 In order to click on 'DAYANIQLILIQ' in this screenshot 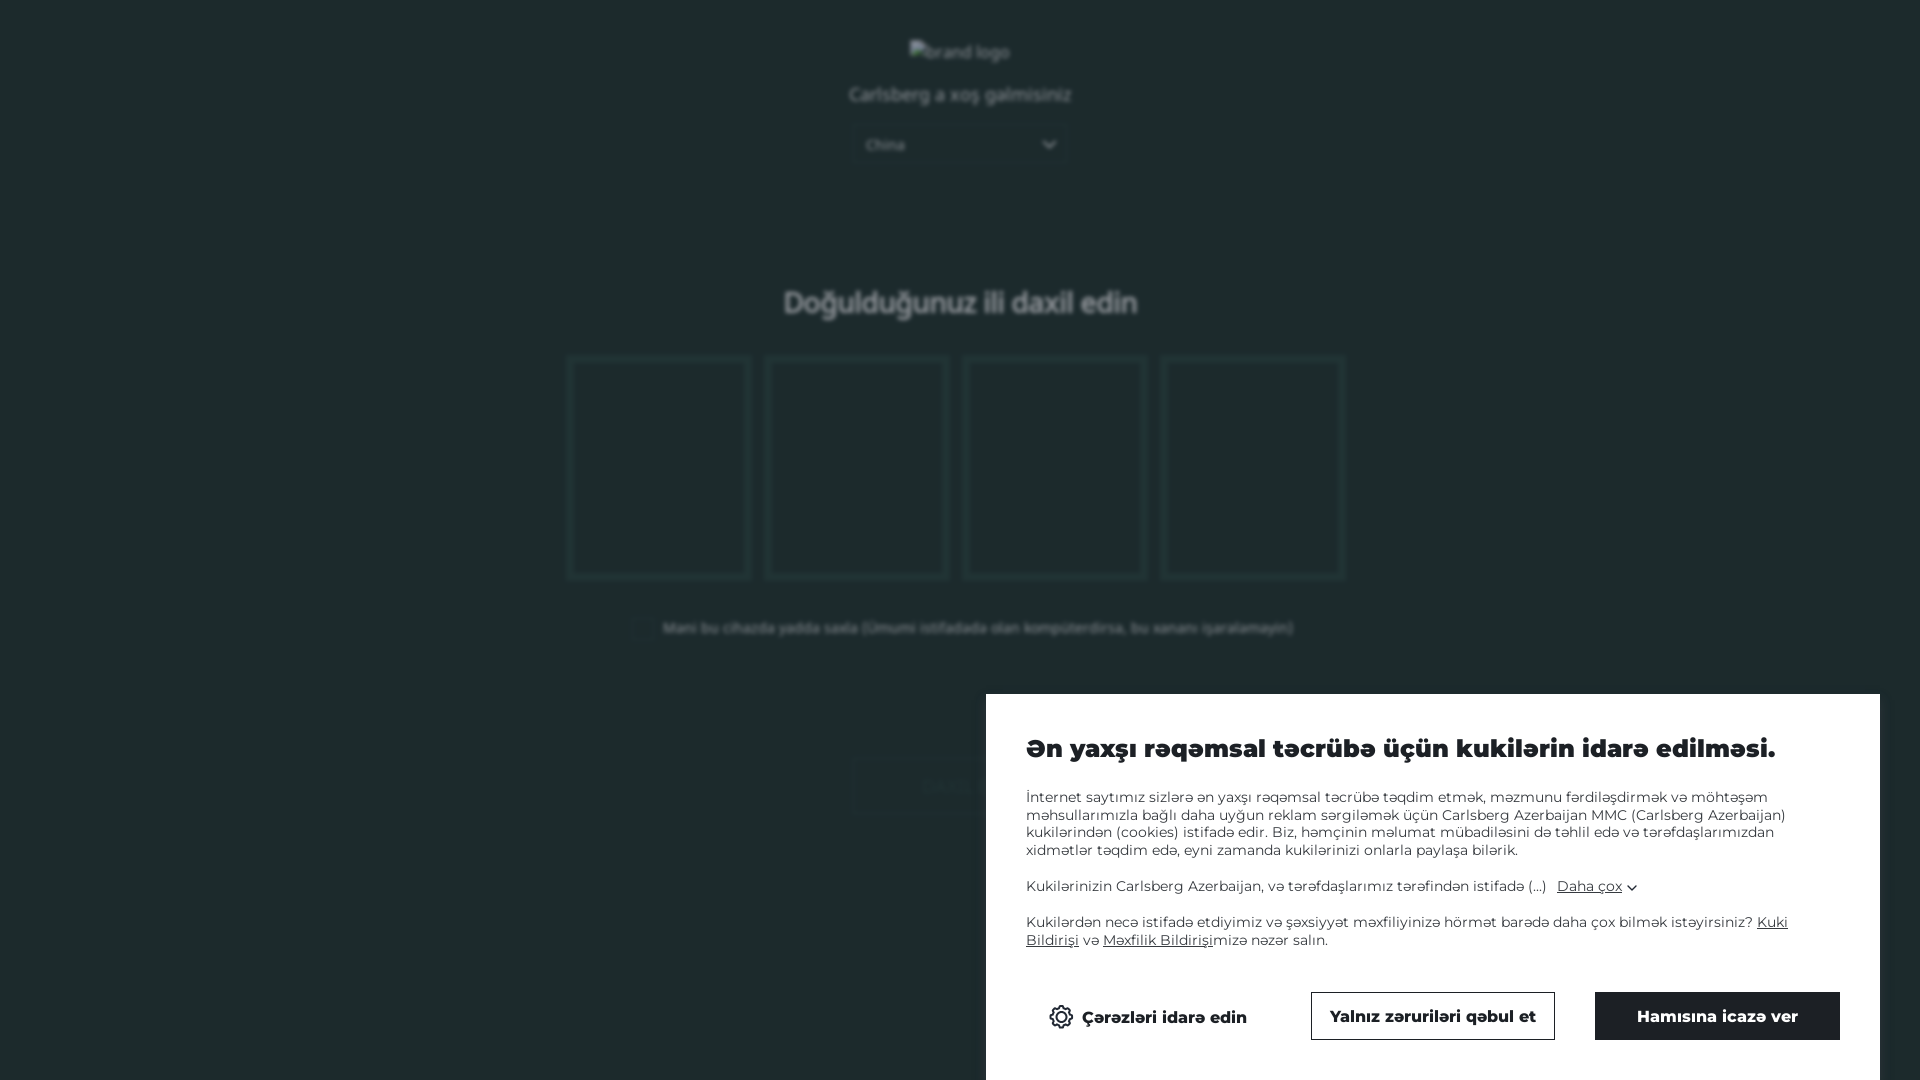, I will do `click(1444, 63)`.